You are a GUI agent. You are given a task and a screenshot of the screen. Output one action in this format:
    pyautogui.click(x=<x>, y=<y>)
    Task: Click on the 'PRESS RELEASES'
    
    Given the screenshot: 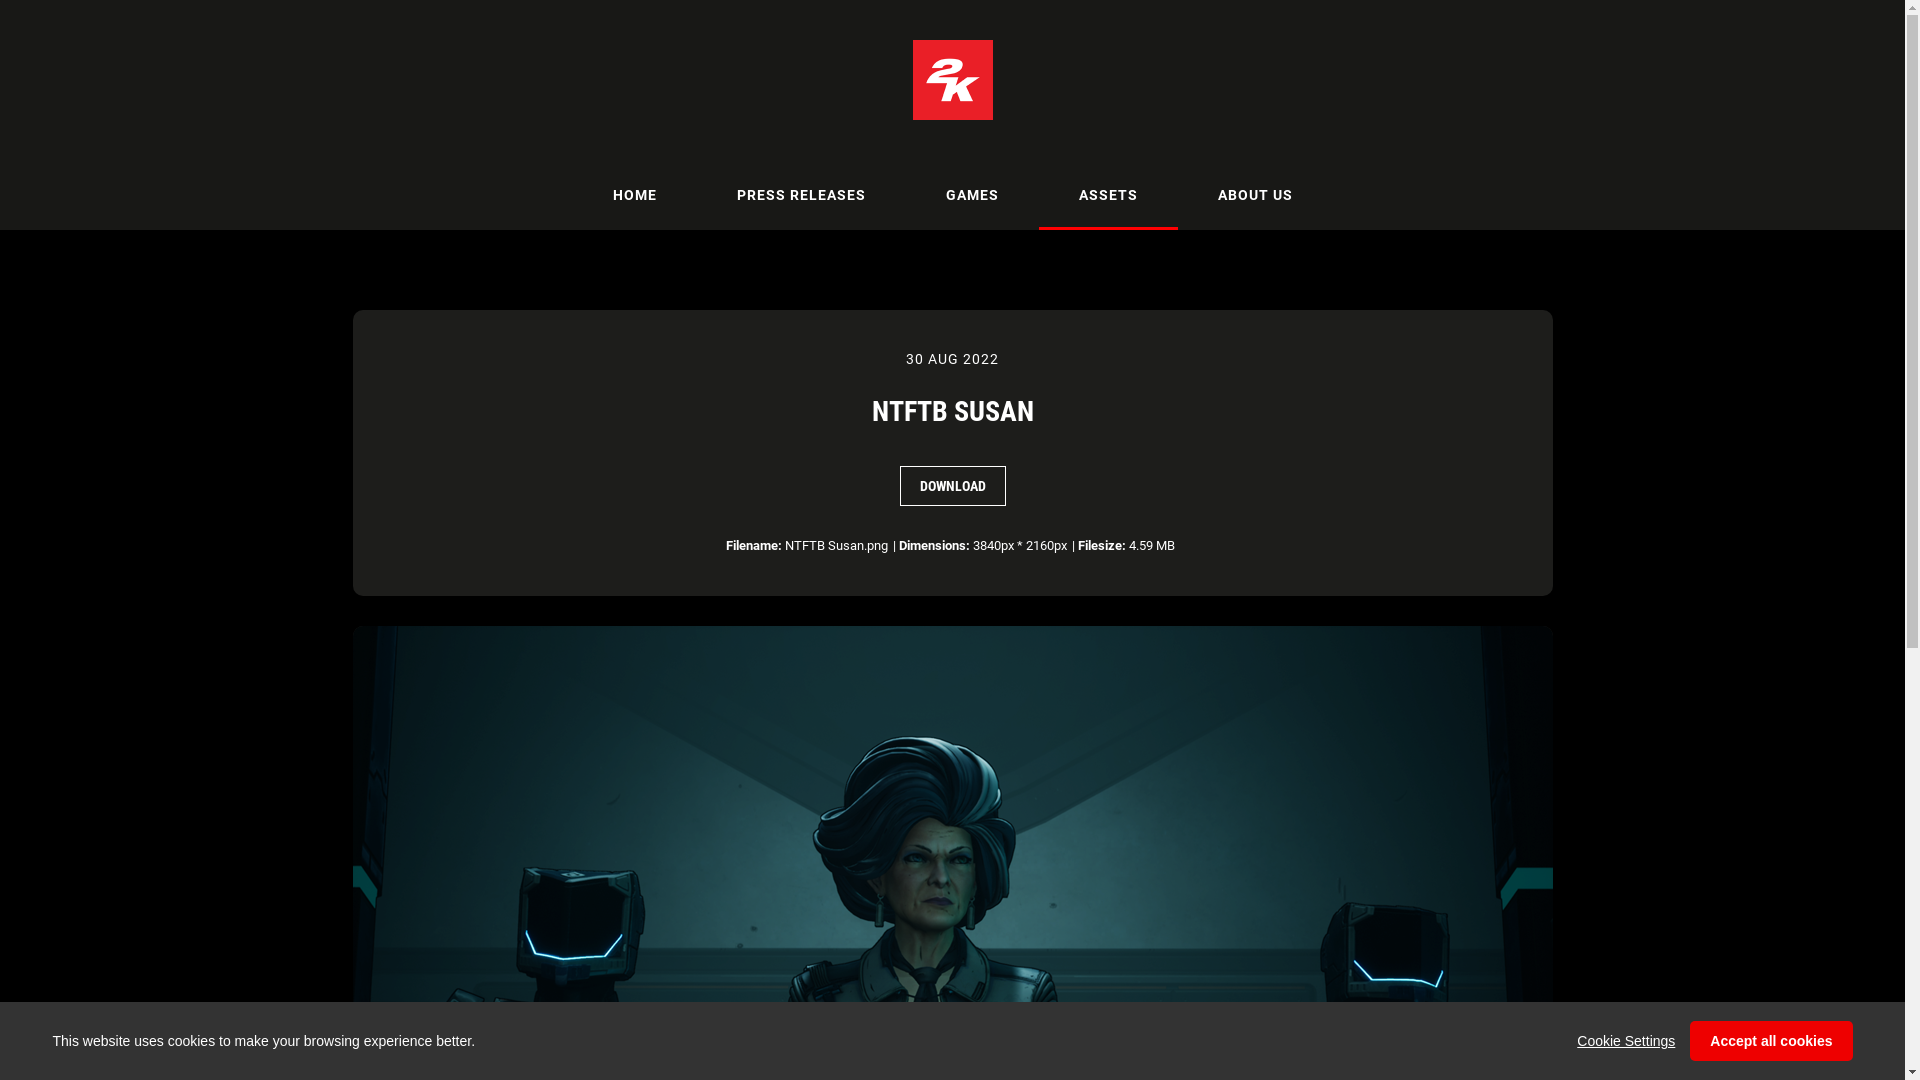 What is the action you would take?
    pyautogui.click(x=696, y=195)
    